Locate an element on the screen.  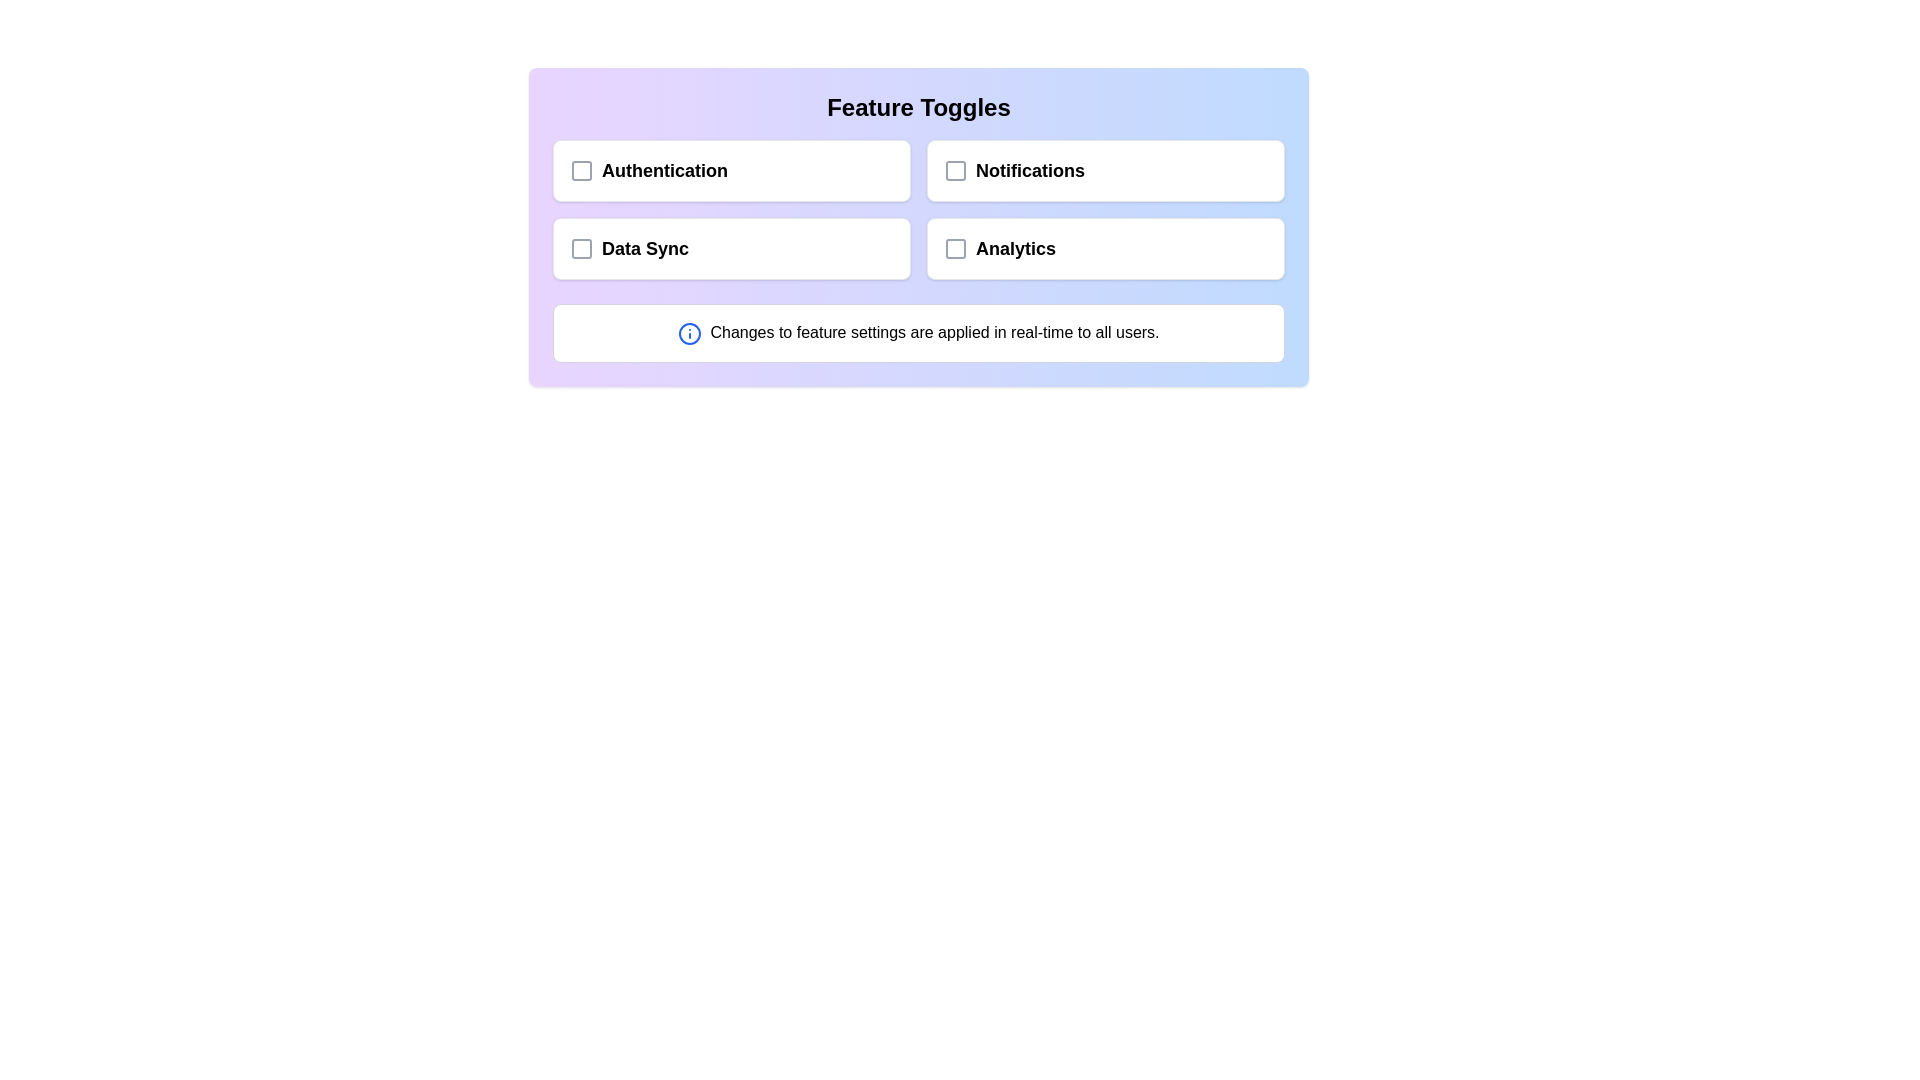
the bold text label 'Authentication' located in the top-left corner of the grouped options under 'Feature Toggles' to interact with it as part of a toggle is located at coordinates (648, 169).